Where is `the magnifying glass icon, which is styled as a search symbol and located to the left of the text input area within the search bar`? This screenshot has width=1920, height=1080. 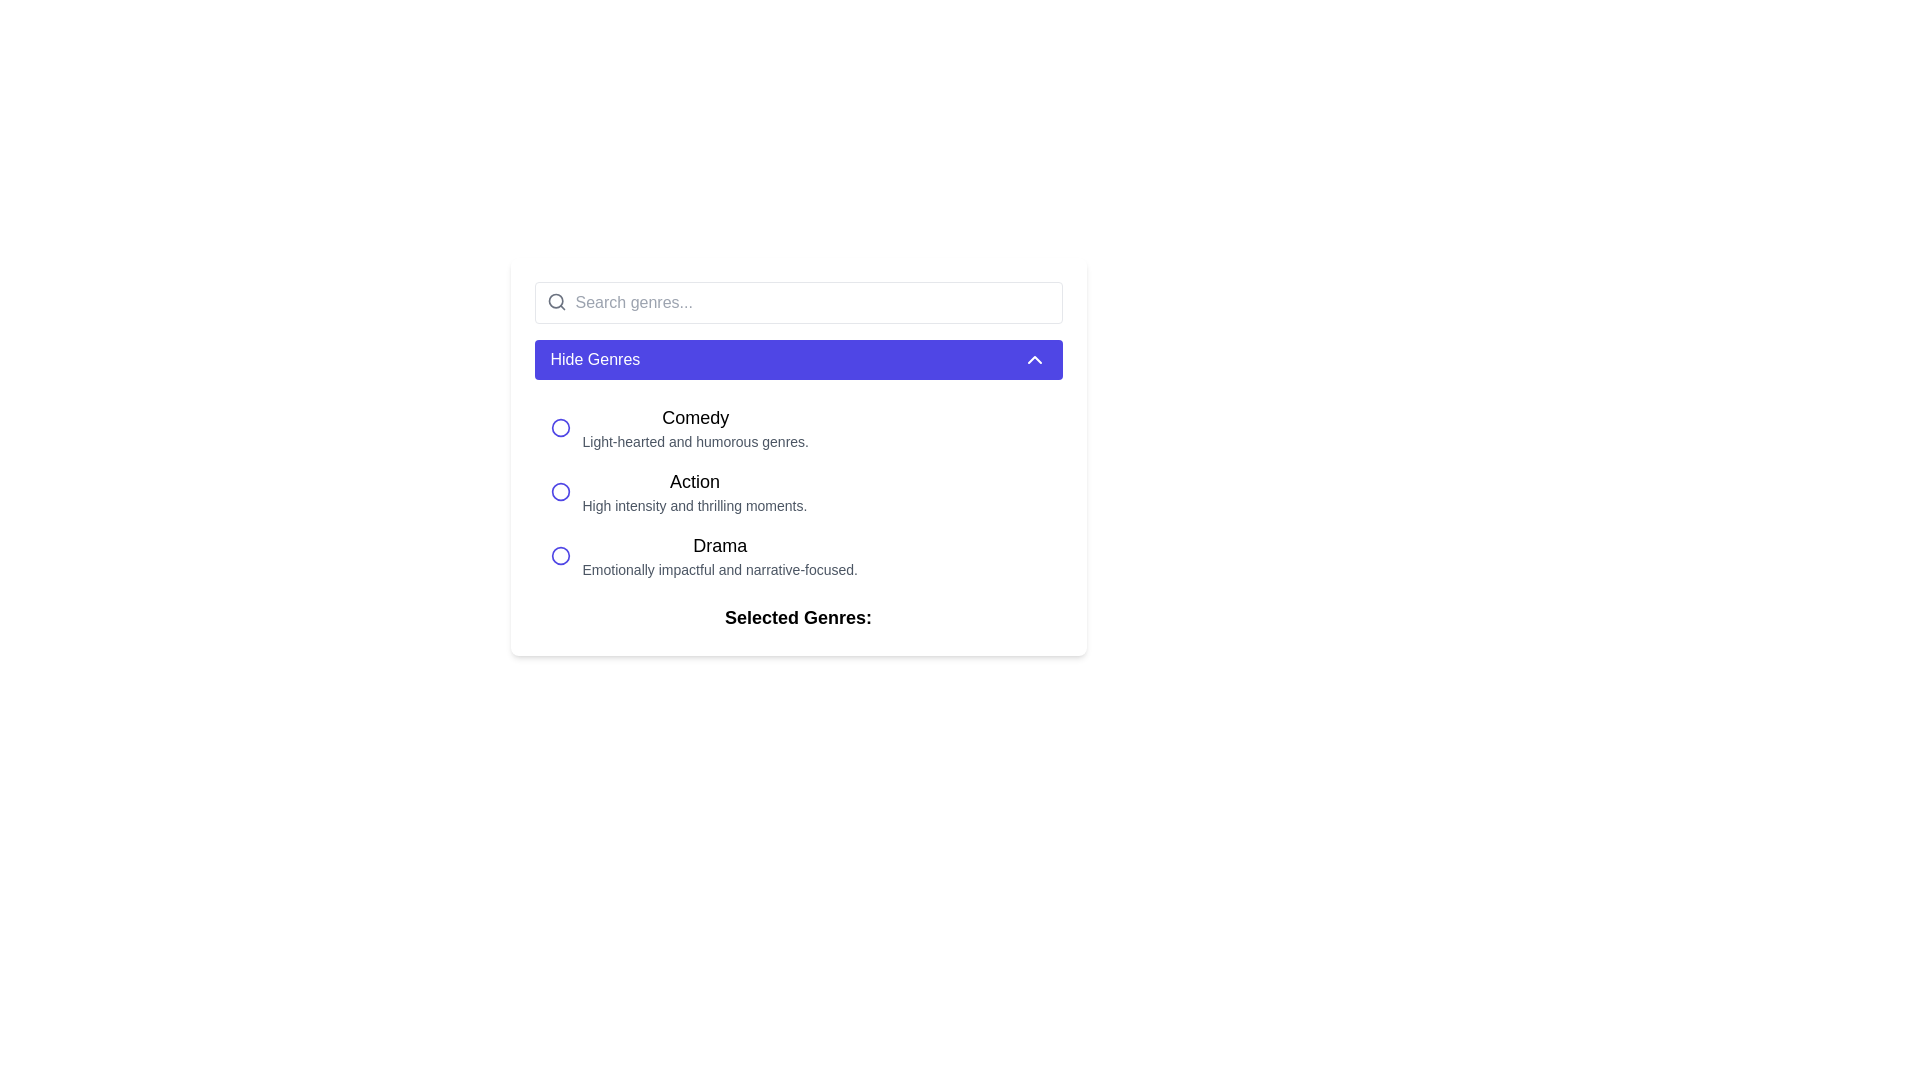
the magnifying glass icon, which is styled as a search symbol and located to the left of the text input area within the search bar is located at coordinates (556, 301).